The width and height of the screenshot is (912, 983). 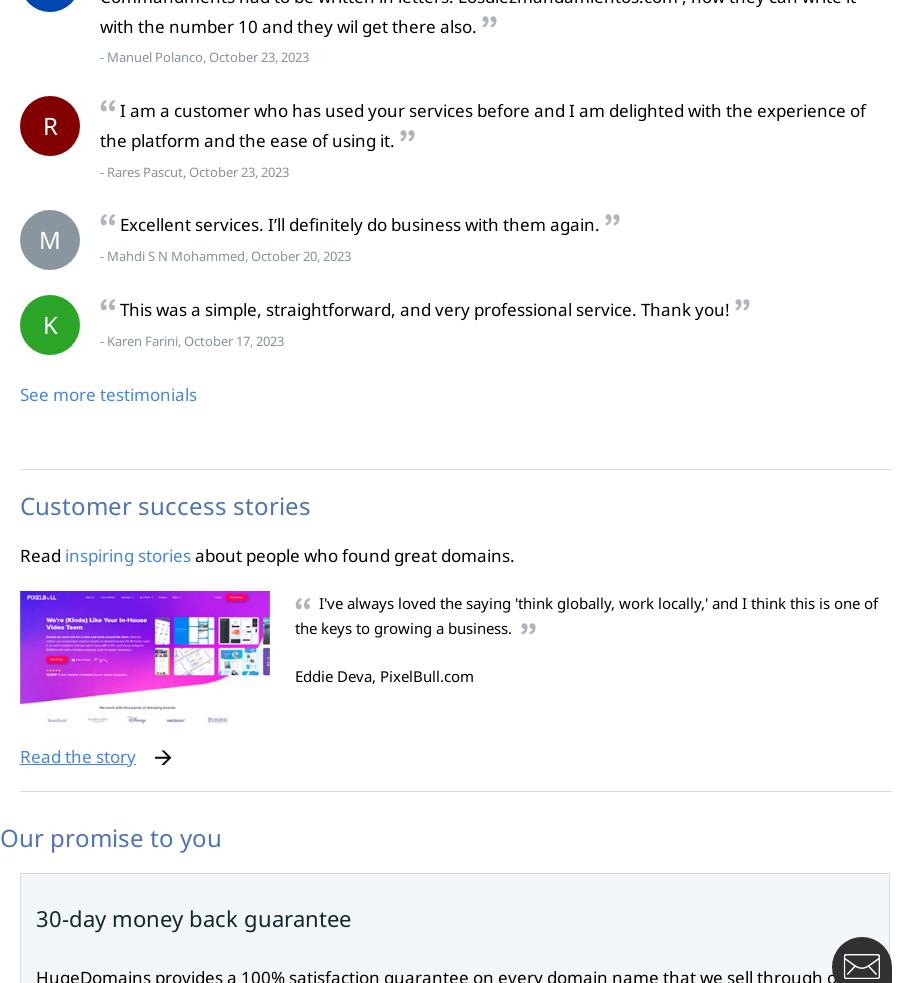 I want to click on '- Rares Pascut, October 23, 2023', so click(x=193, y=171).